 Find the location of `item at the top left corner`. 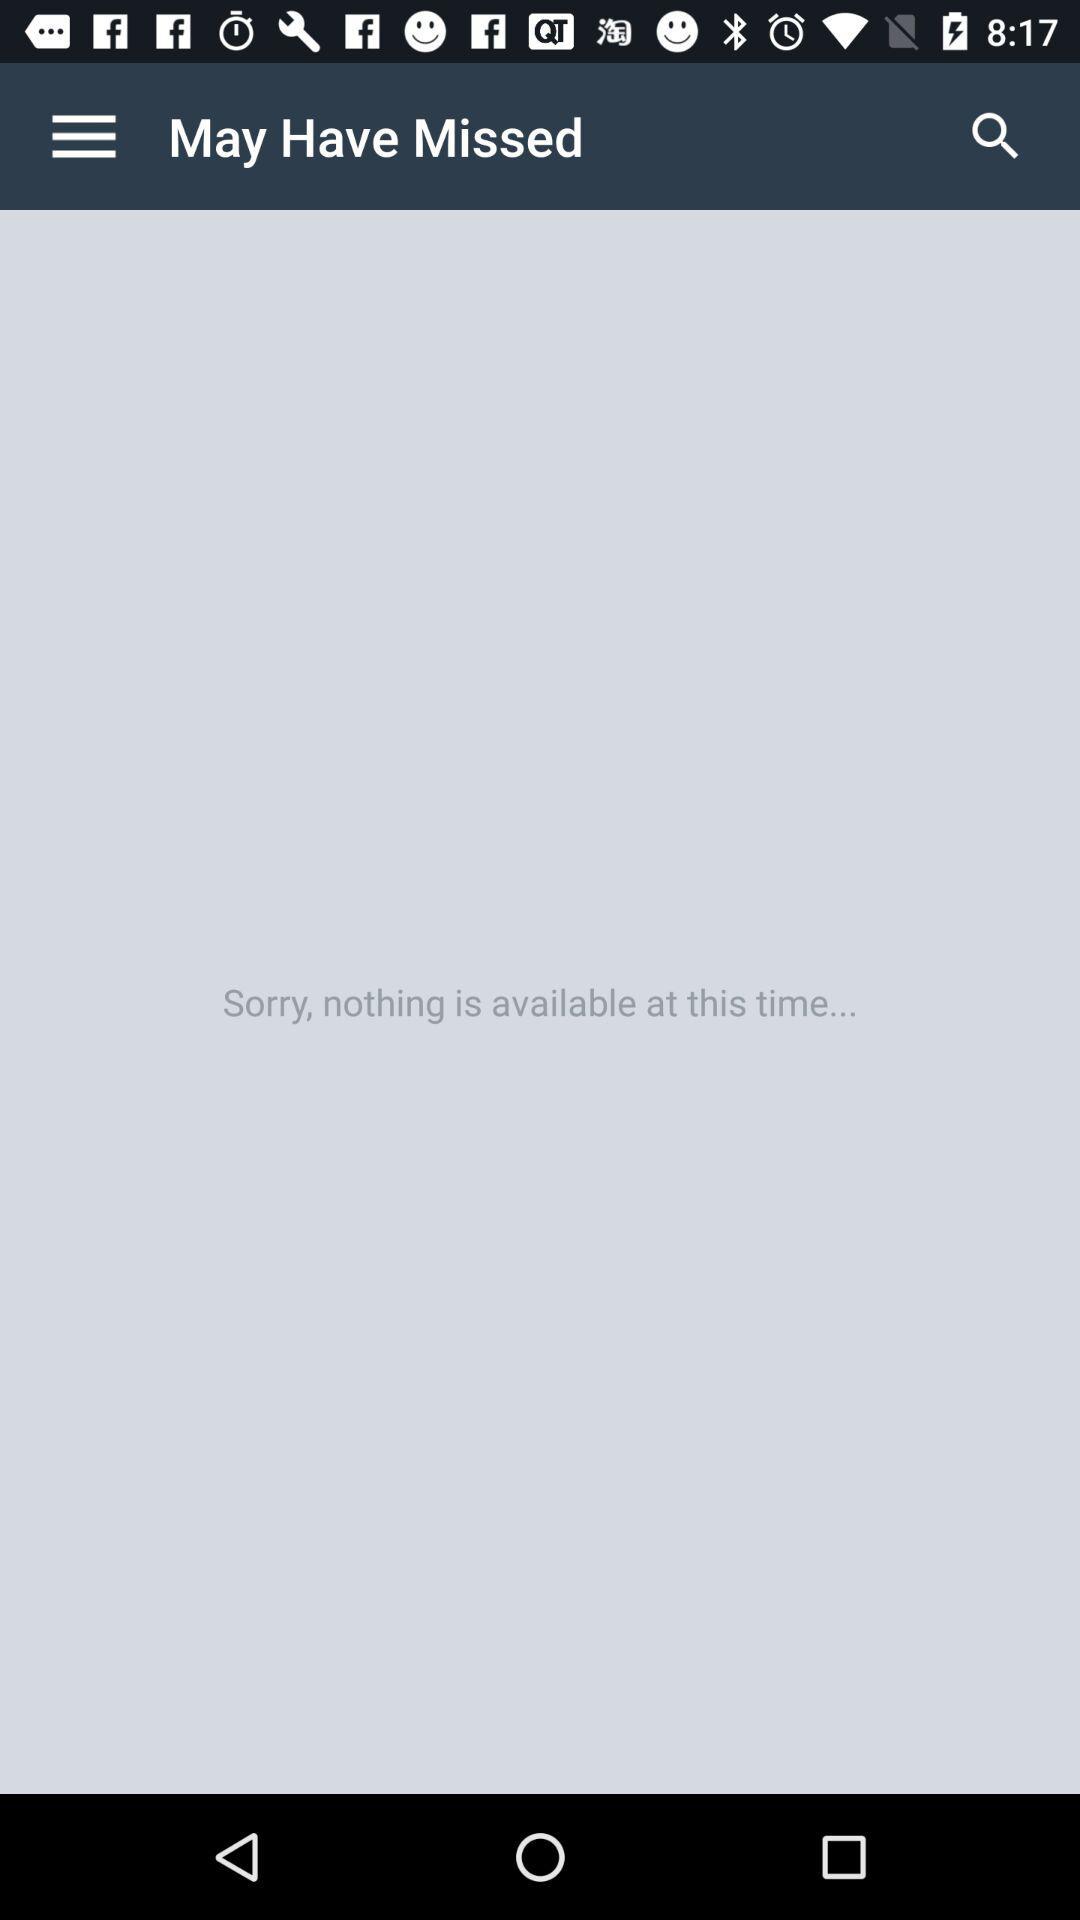

item at the top left corner is located at coordinates (104, 135).